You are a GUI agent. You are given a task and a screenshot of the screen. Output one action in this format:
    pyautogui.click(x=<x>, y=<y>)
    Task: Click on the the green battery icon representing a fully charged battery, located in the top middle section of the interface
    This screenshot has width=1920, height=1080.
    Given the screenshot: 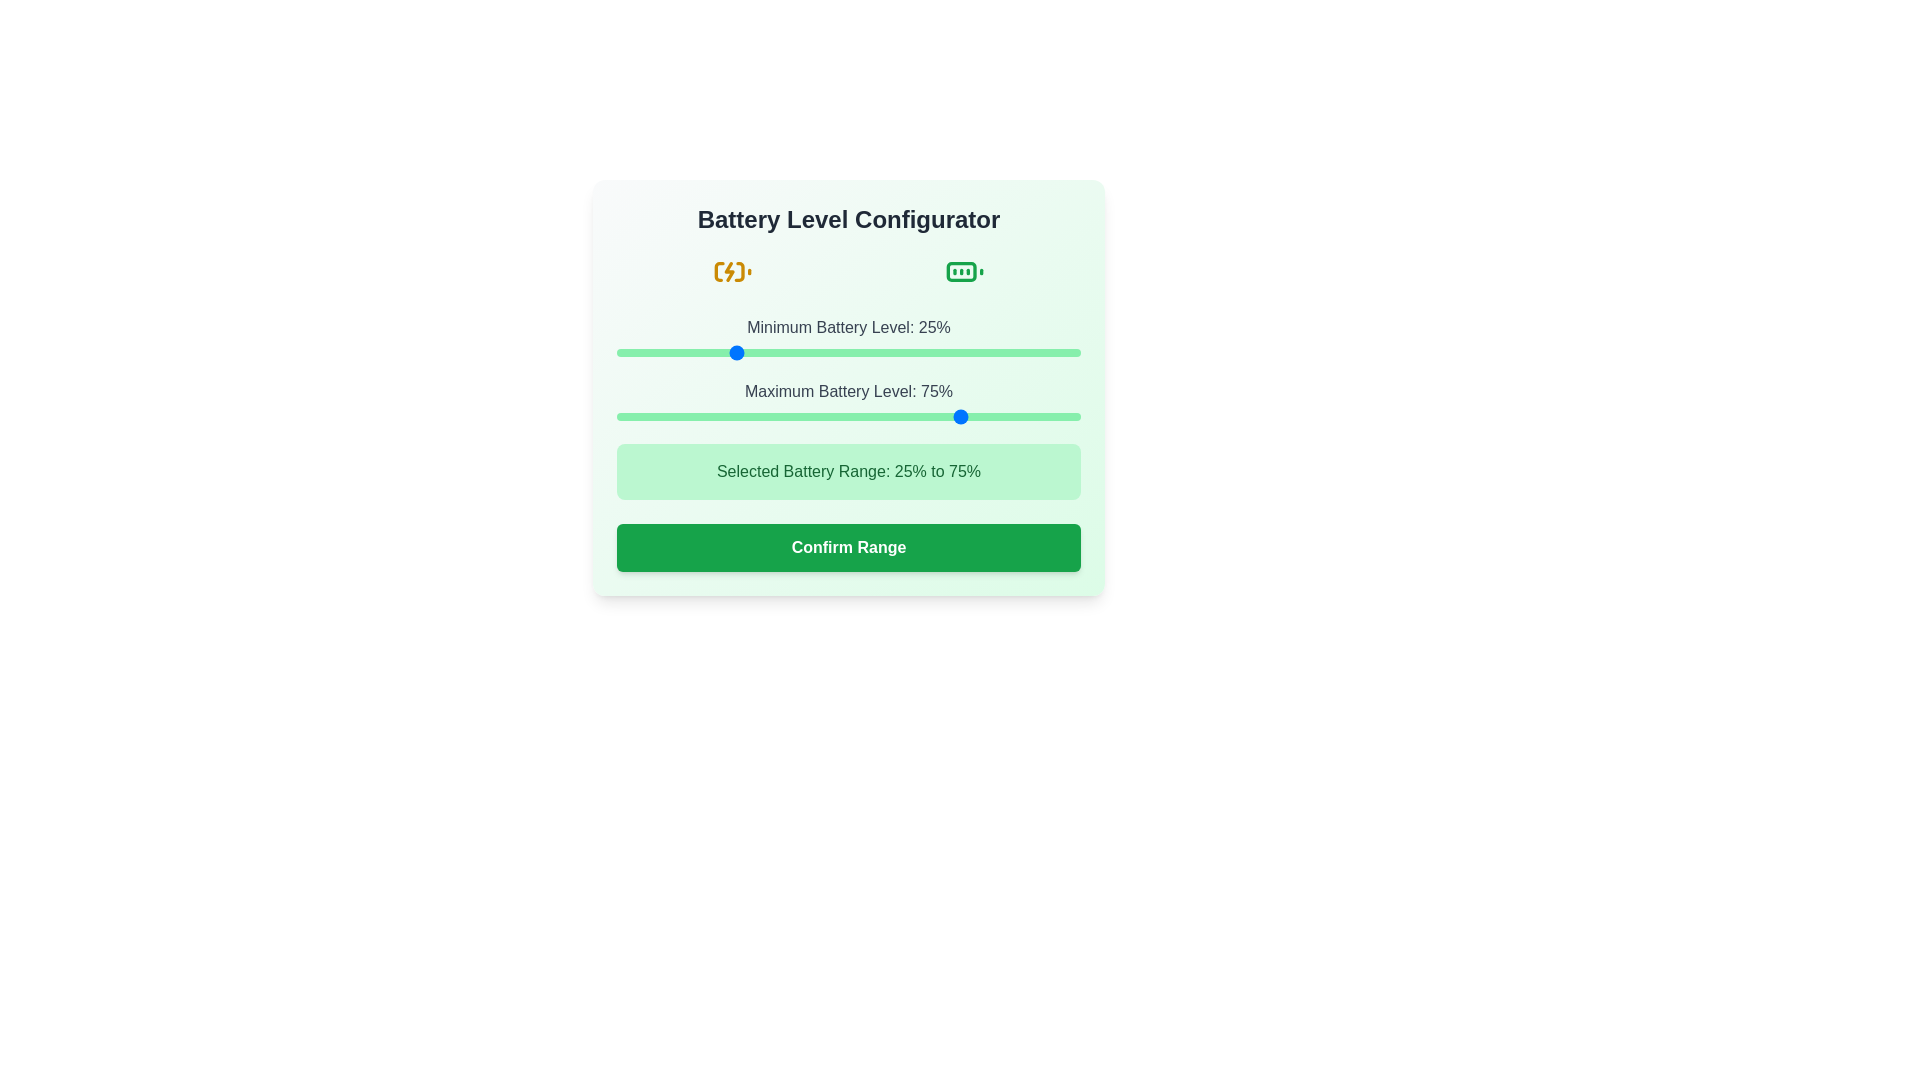 What is the action you would take?
    pyautogui.click(x=964, y=272)
    